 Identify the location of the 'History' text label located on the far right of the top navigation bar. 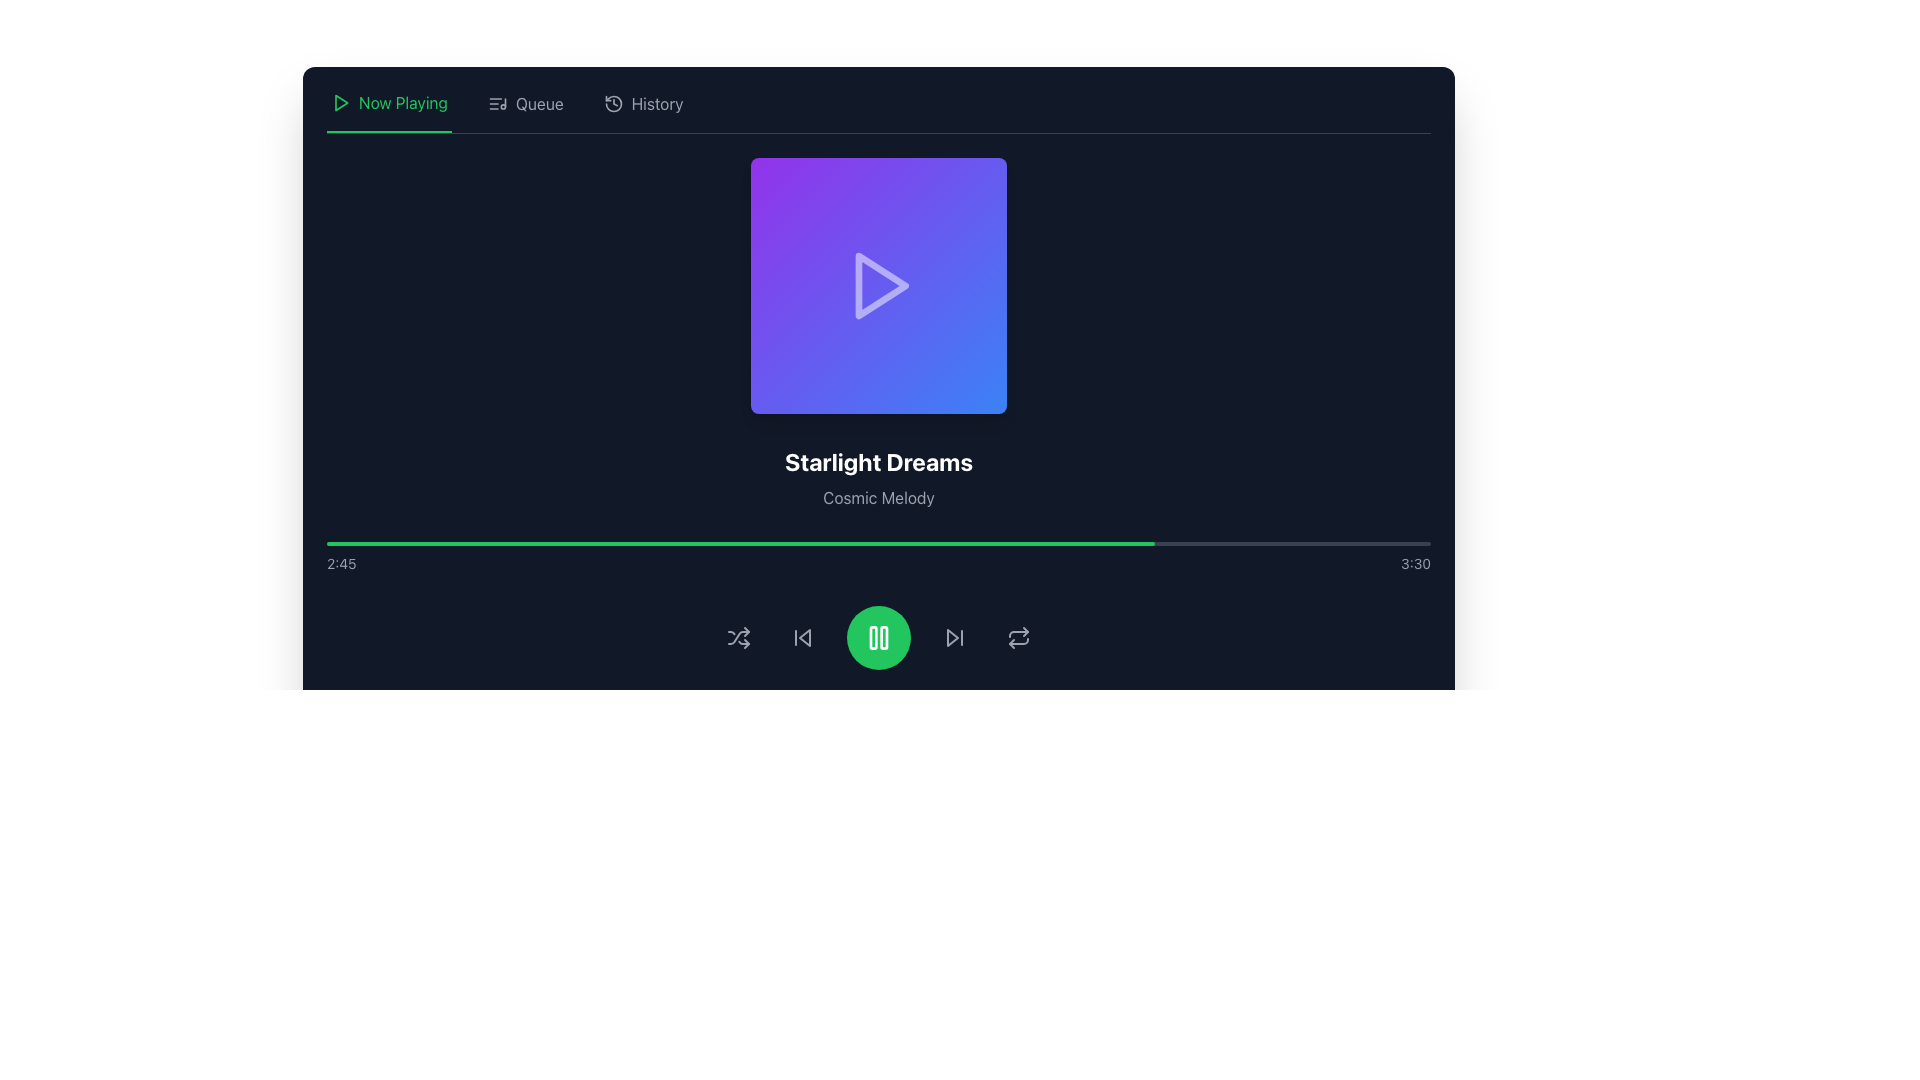
(657, 104).